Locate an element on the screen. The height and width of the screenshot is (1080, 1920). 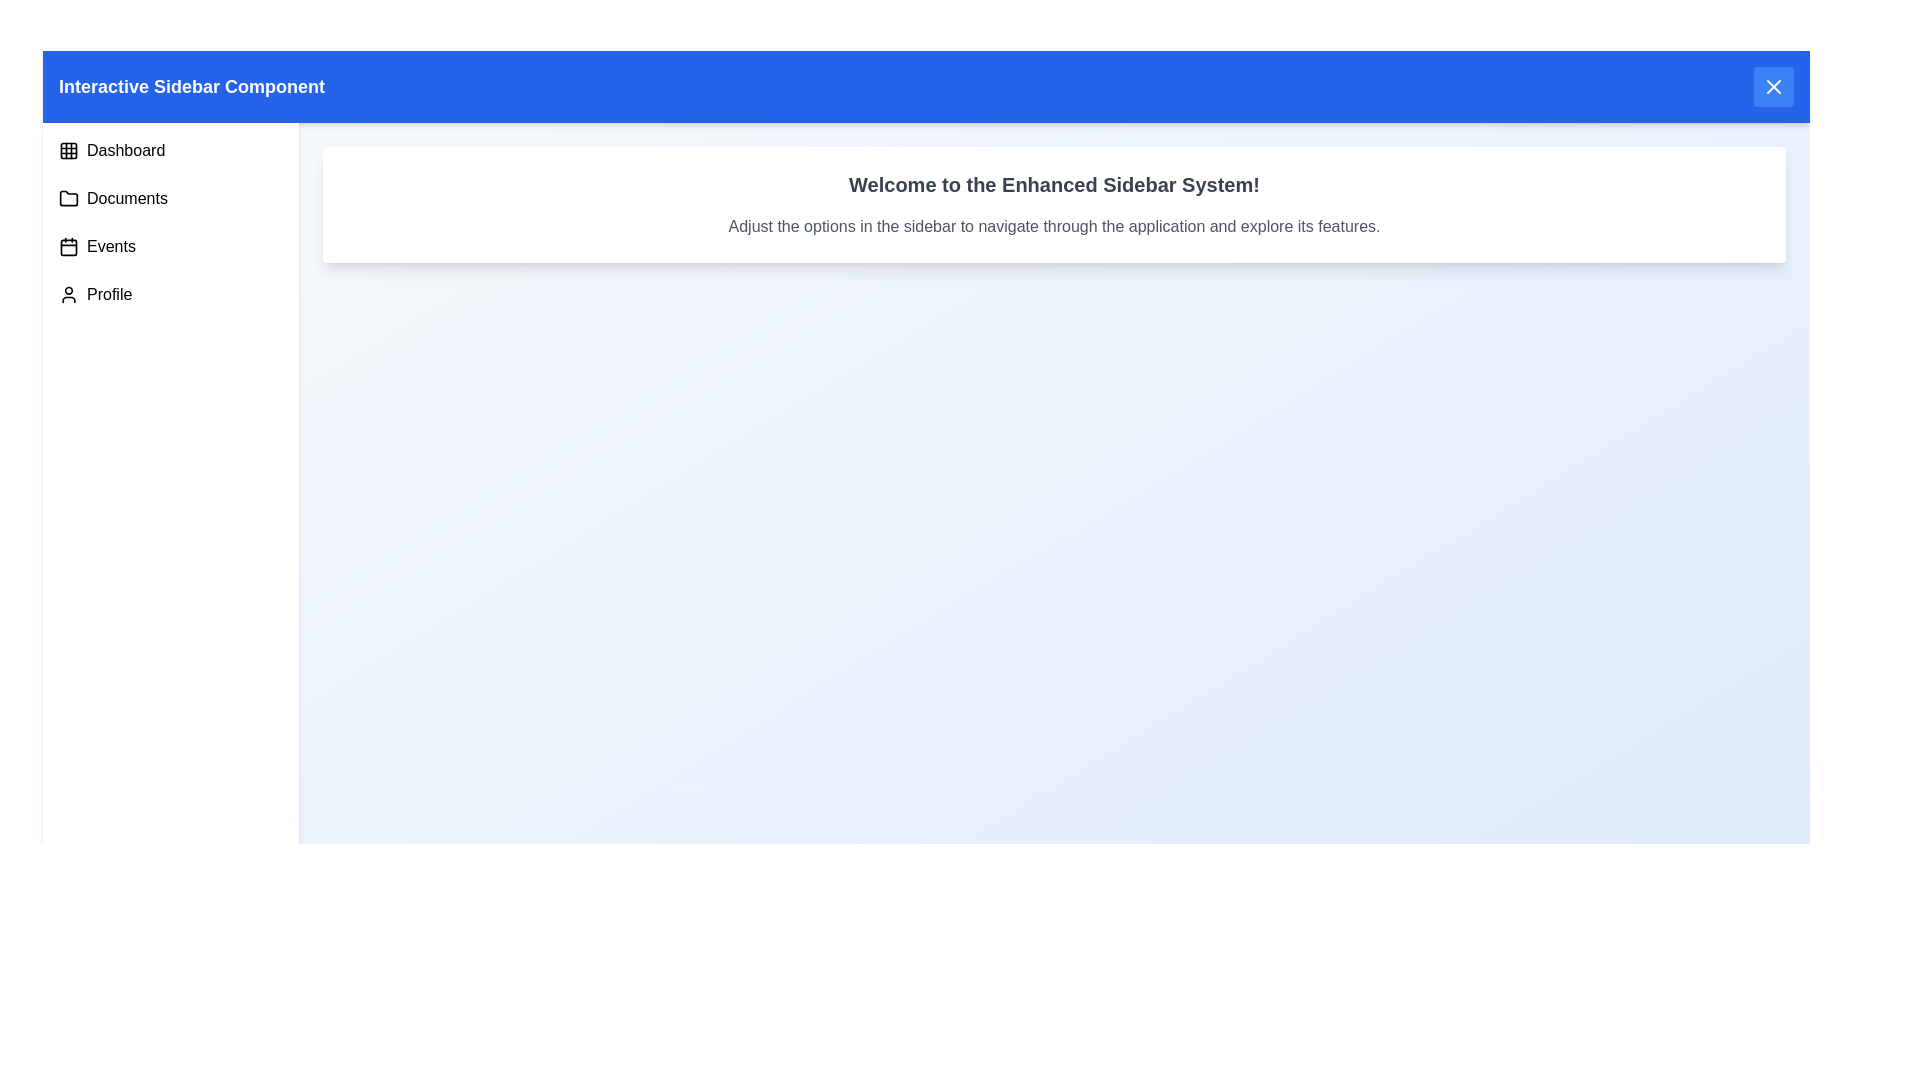
the 'Documents' menu item, which is the second item in the sidebar list is located at coordinates (171, 199).